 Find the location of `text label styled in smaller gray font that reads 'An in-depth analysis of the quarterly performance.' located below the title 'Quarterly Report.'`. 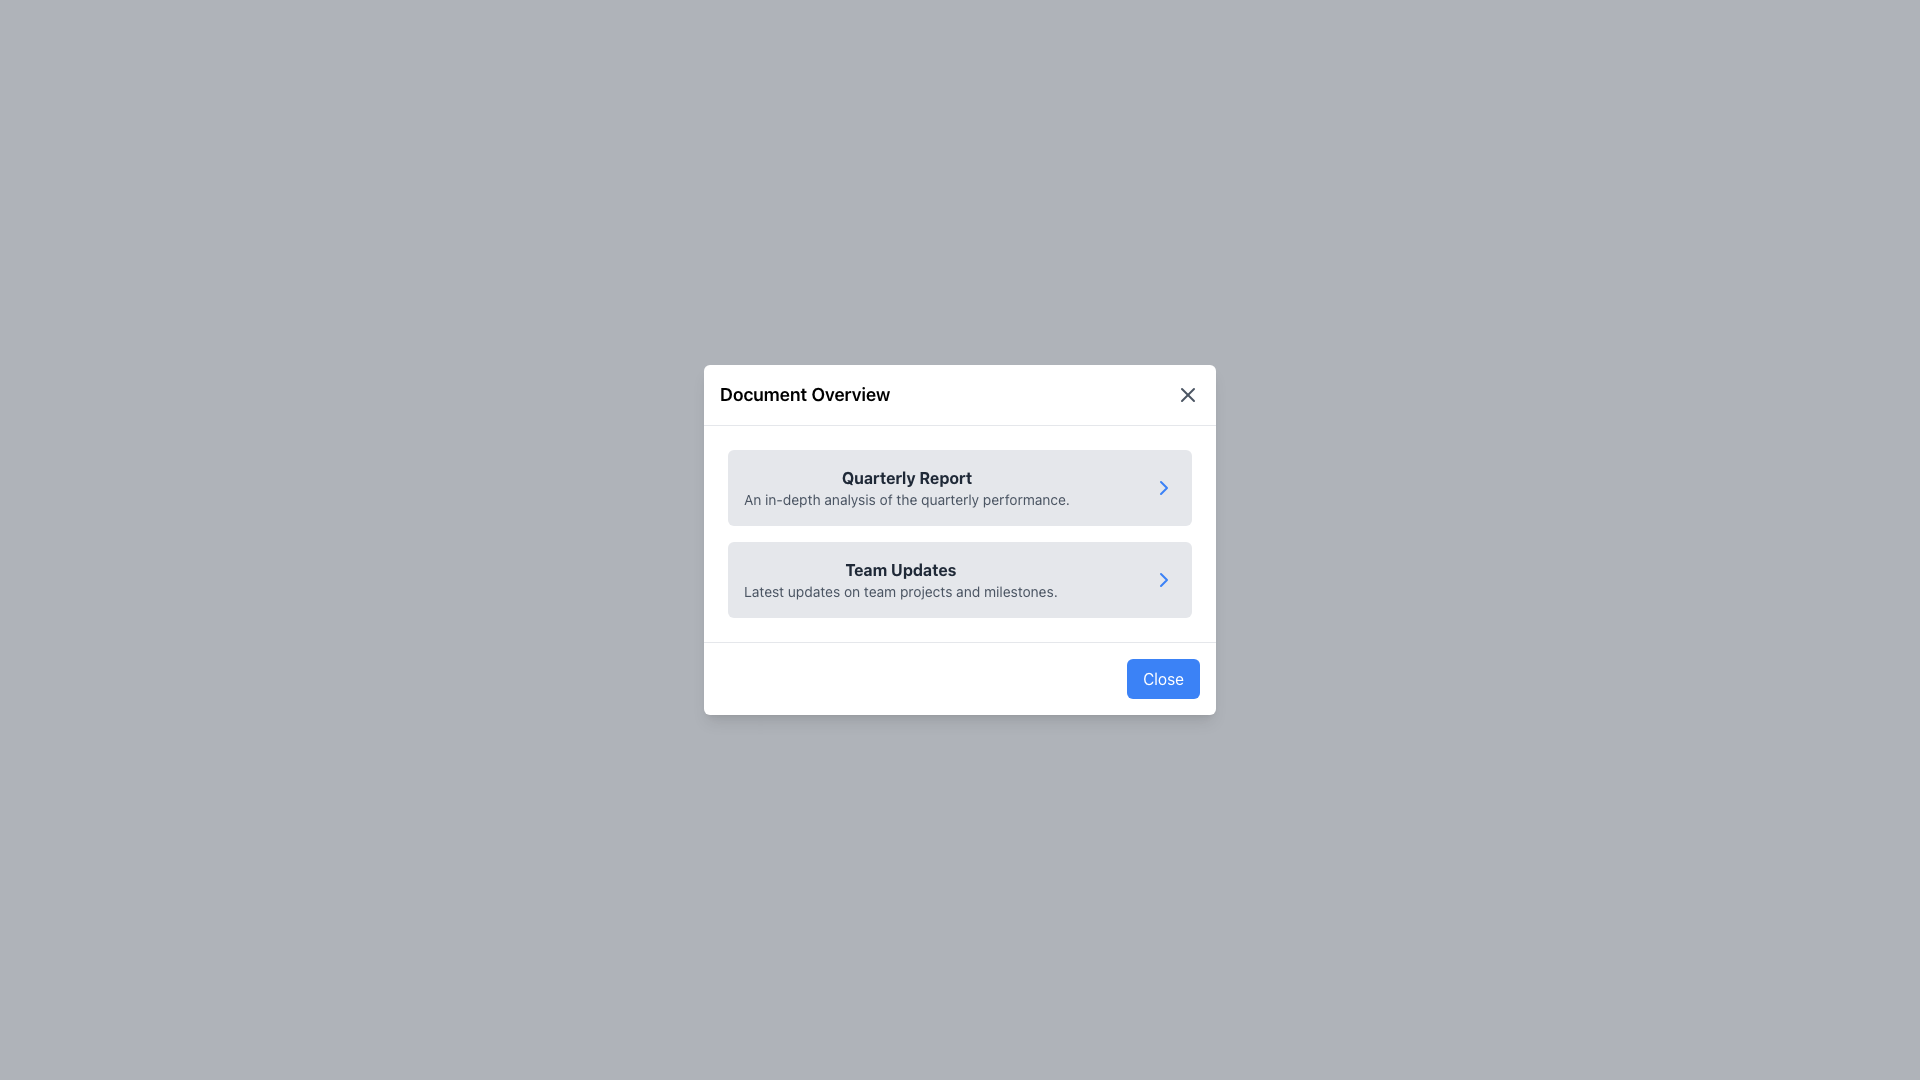

text label styled in smaller gray font that reads 'An in-depth analysis of the quarterly performance.' located below the title 'Quarterly Report.' is located at coordinates (906, 499).